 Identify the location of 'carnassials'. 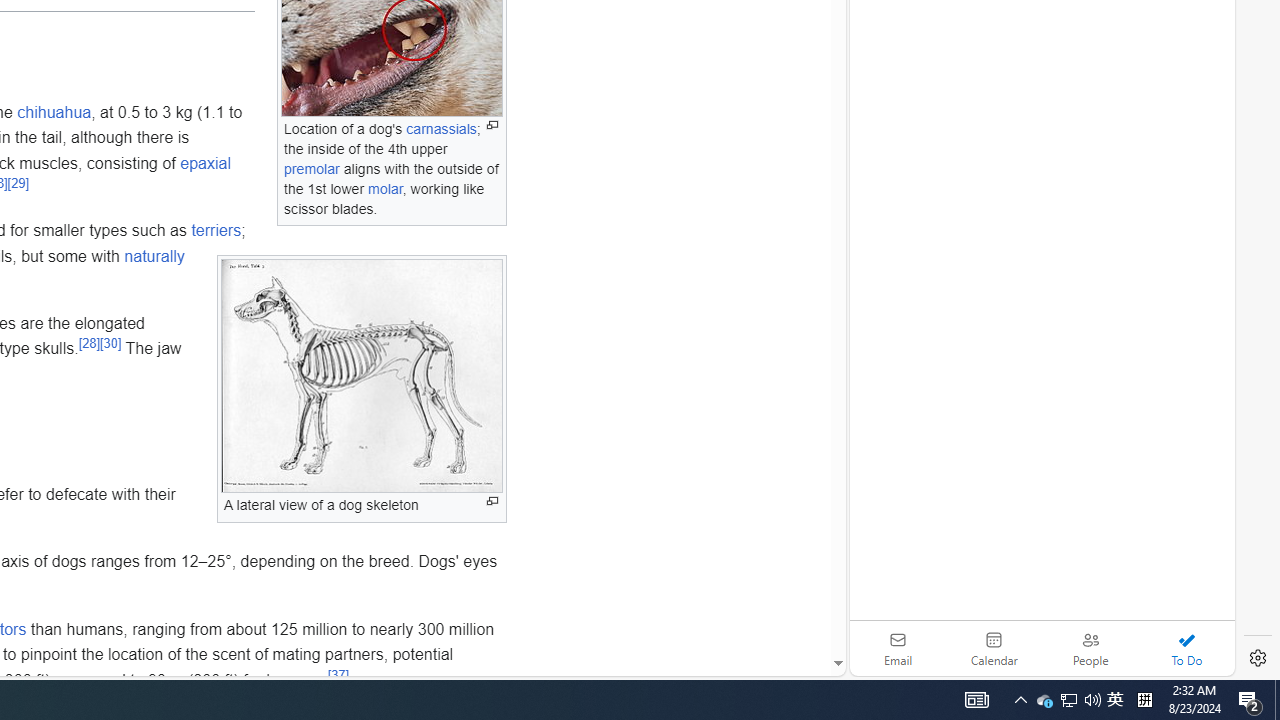
(440, 129).